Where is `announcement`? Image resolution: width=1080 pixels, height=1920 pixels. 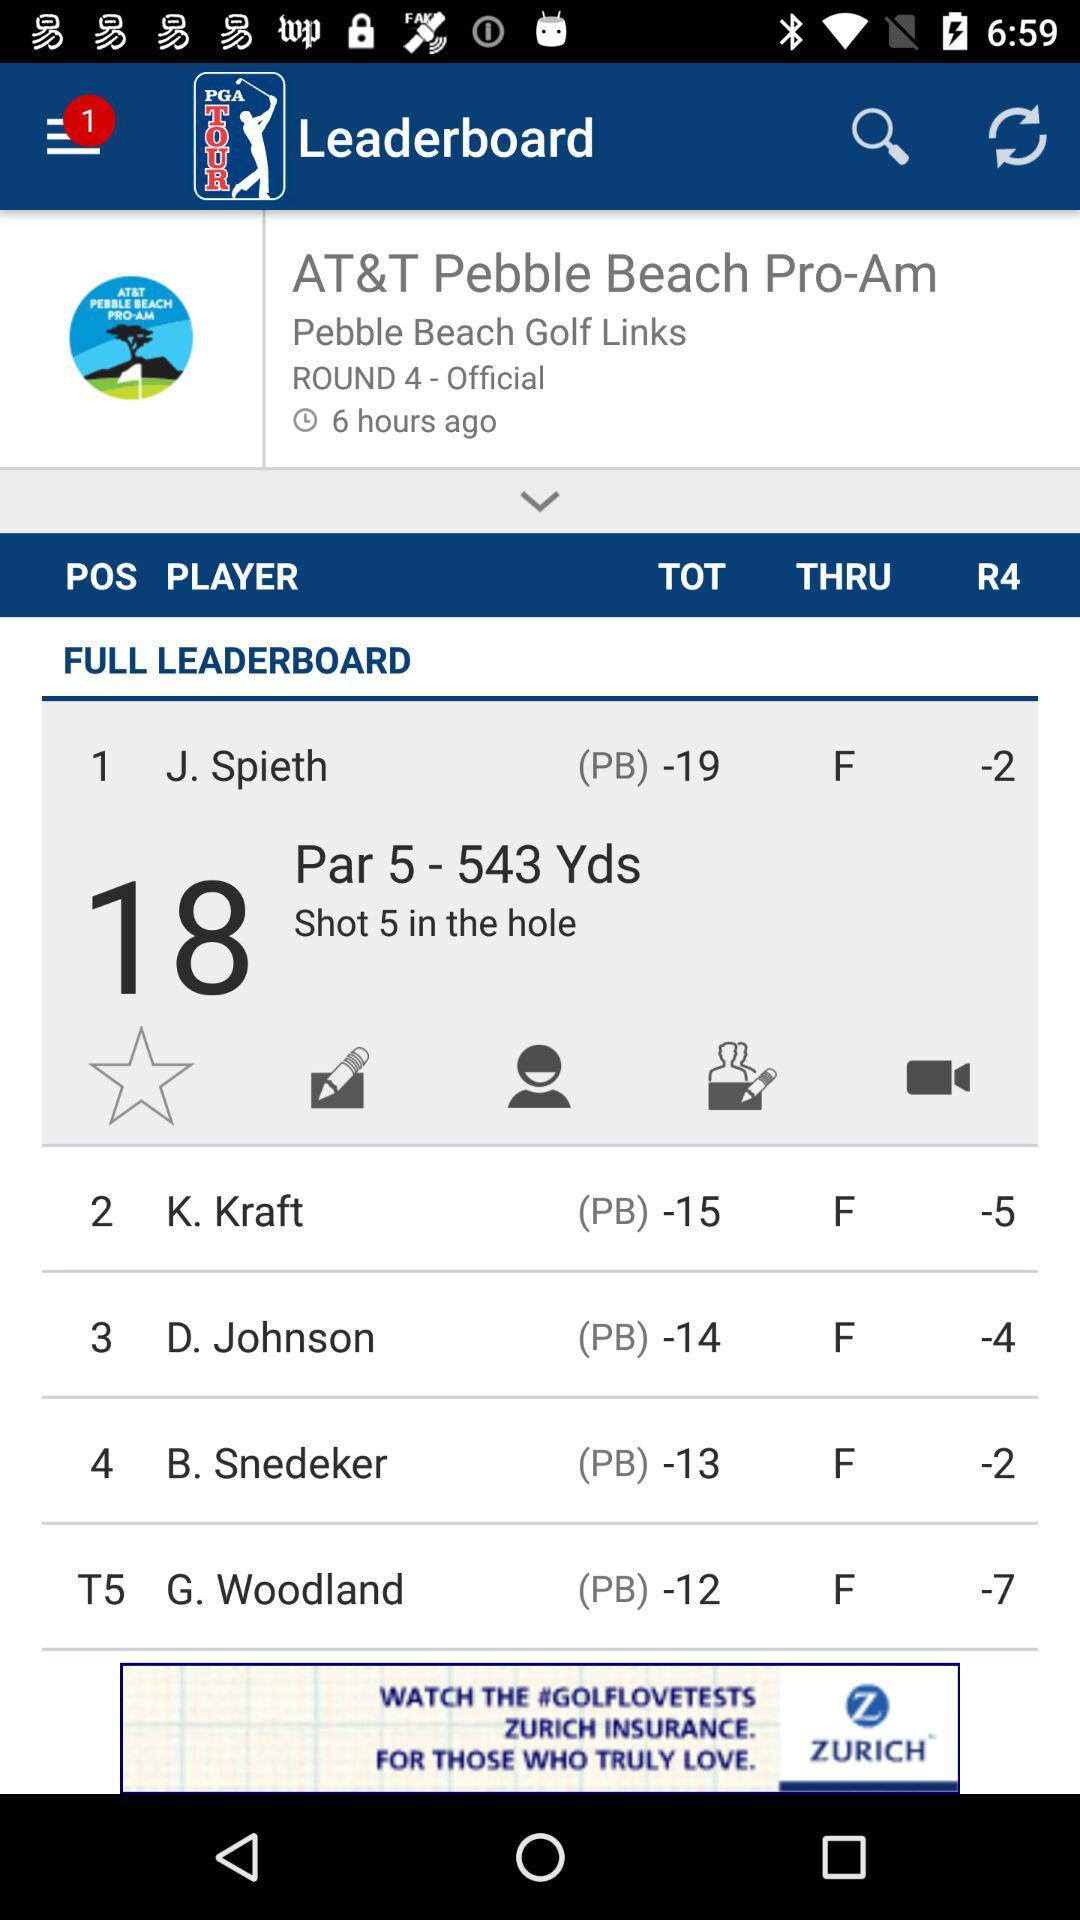
announcement is located at coordinates (540, 1727).